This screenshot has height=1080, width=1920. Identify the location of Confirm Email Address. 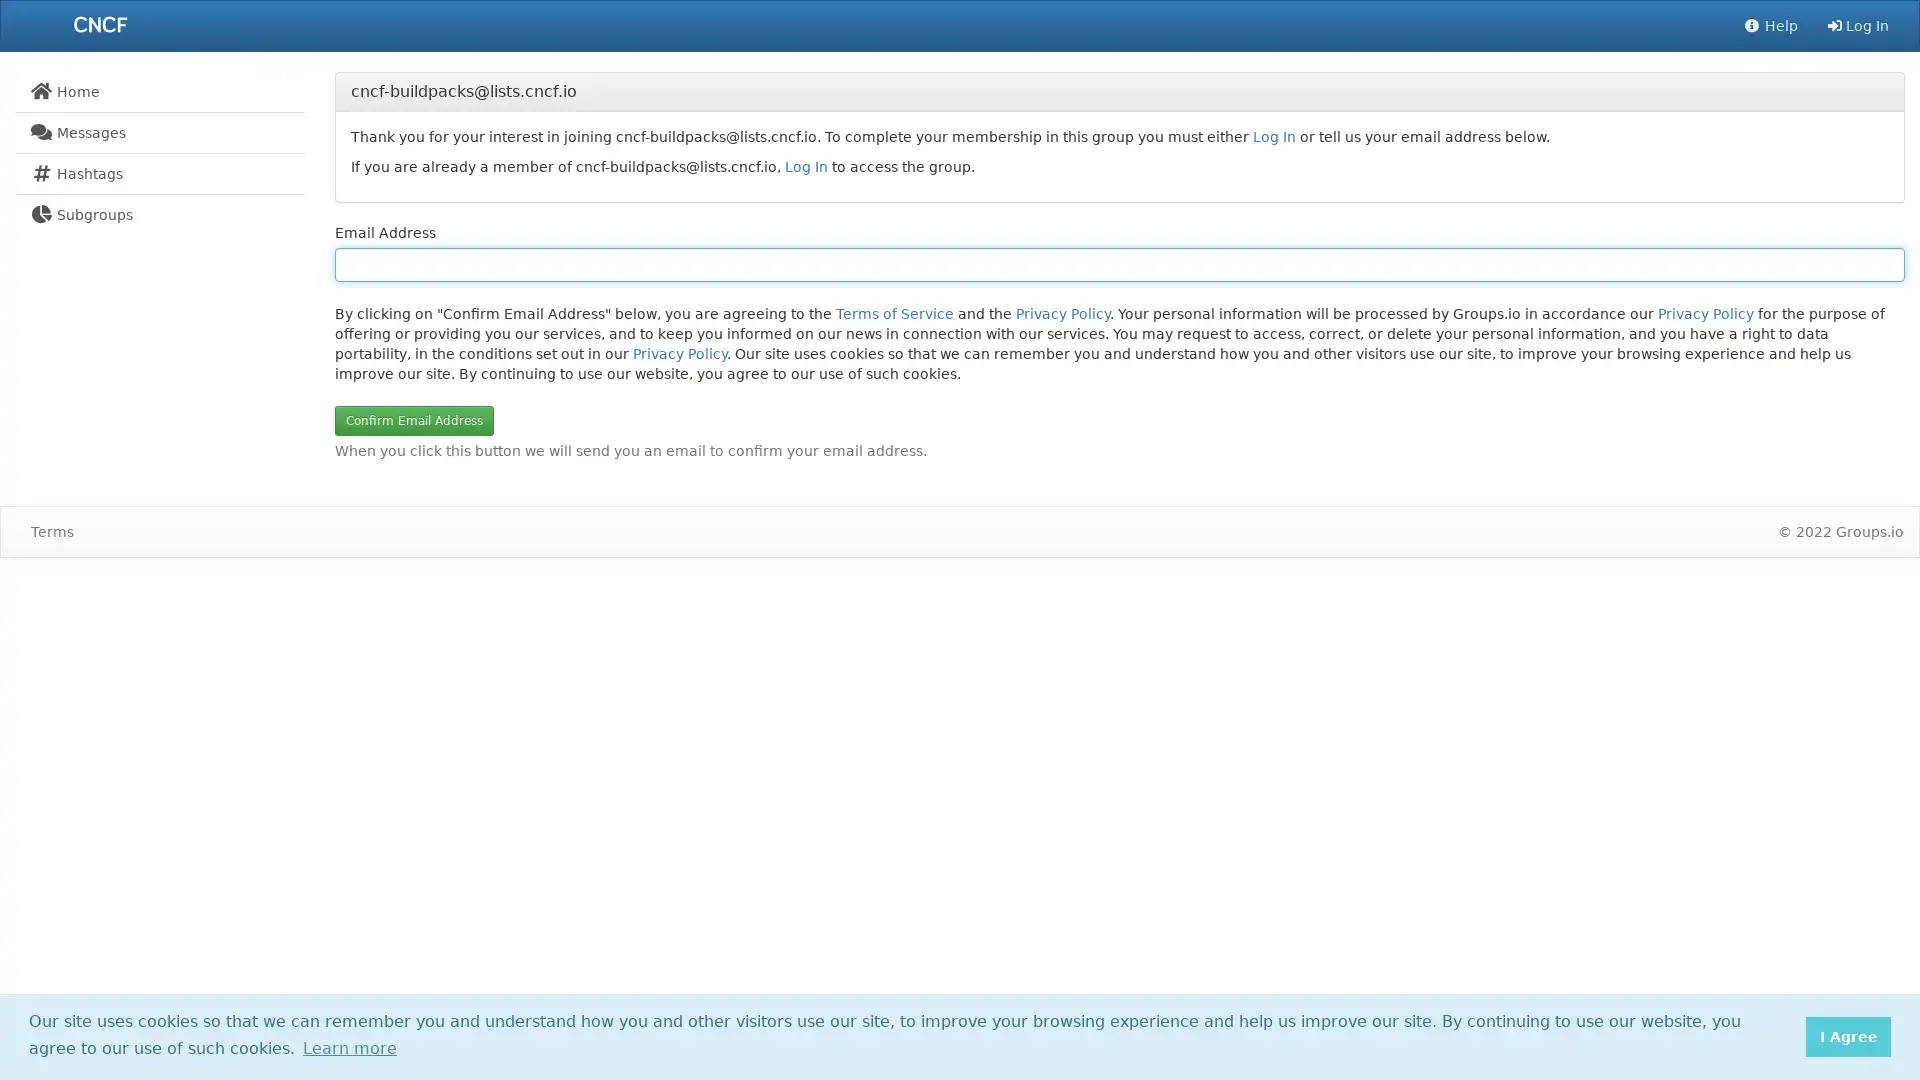
(412, 419).